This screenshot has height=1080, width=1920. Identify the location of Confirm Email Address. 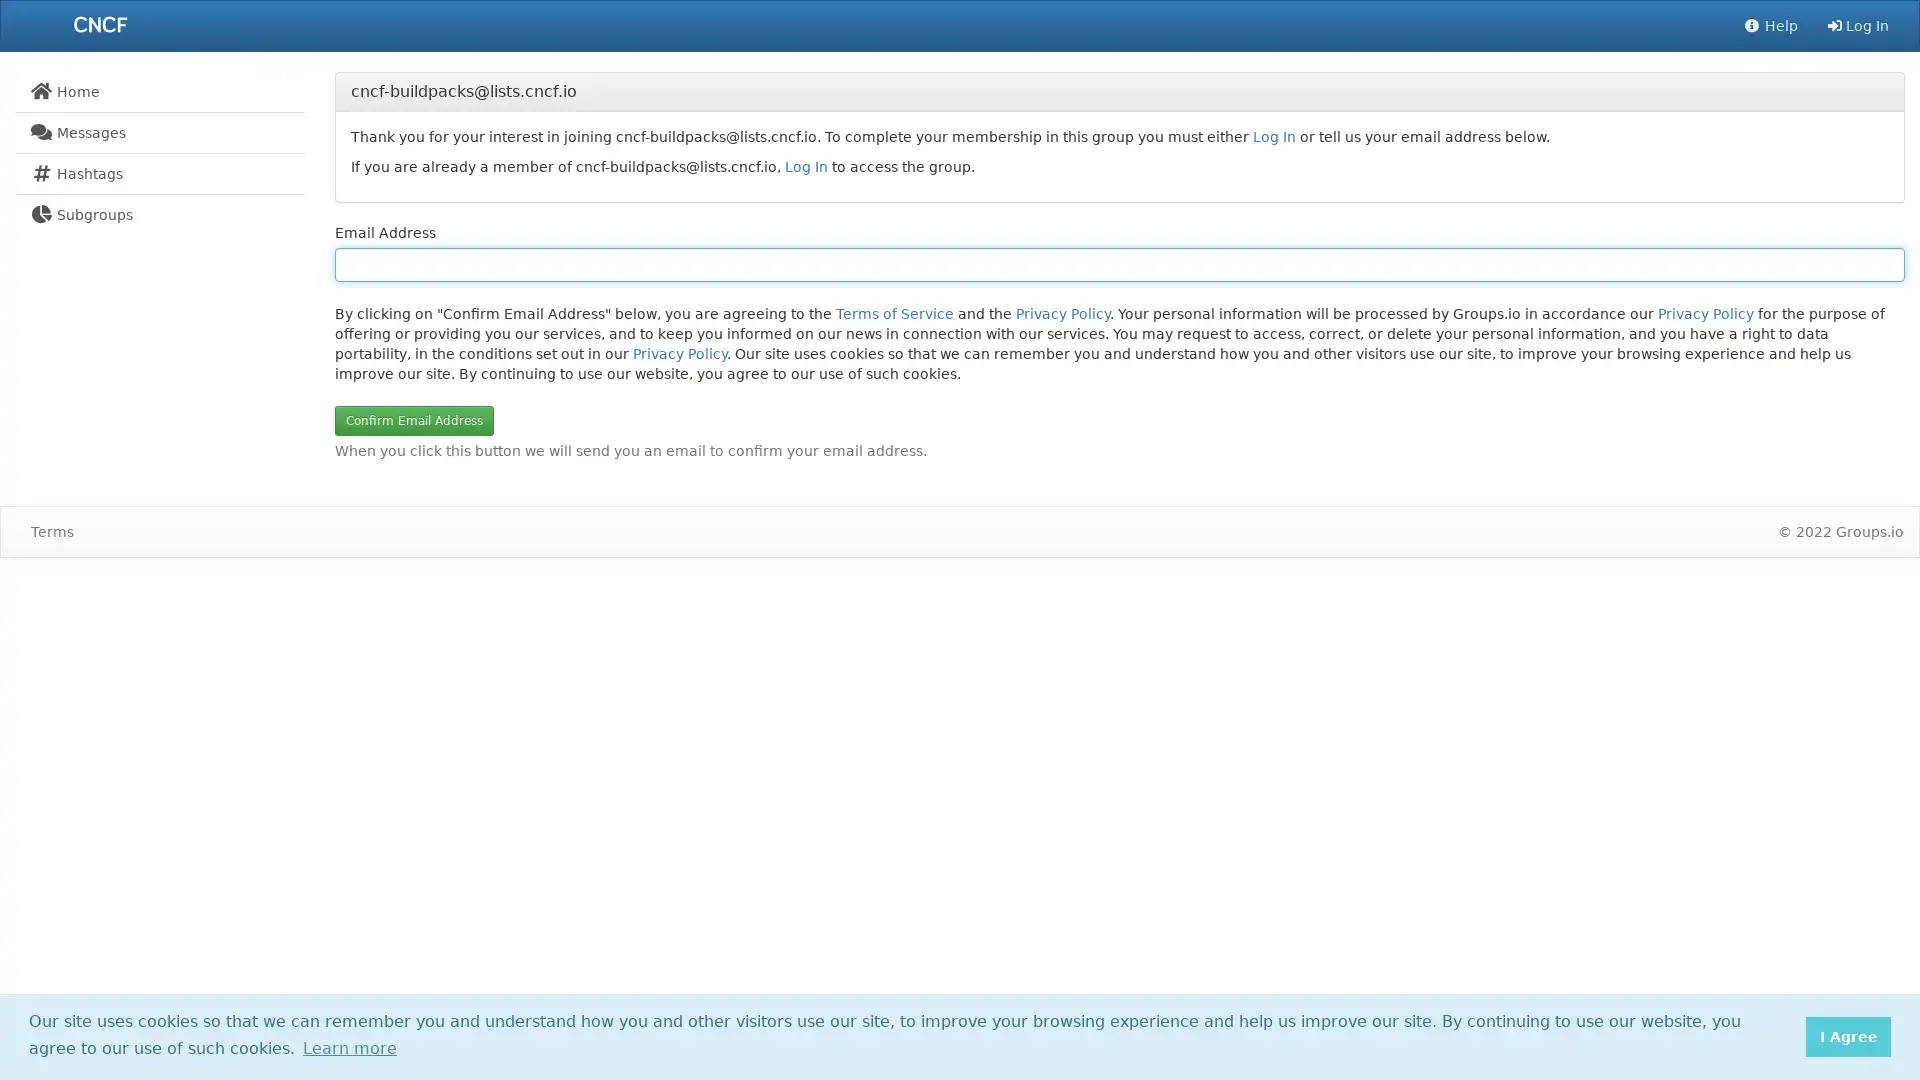
(412, 419).